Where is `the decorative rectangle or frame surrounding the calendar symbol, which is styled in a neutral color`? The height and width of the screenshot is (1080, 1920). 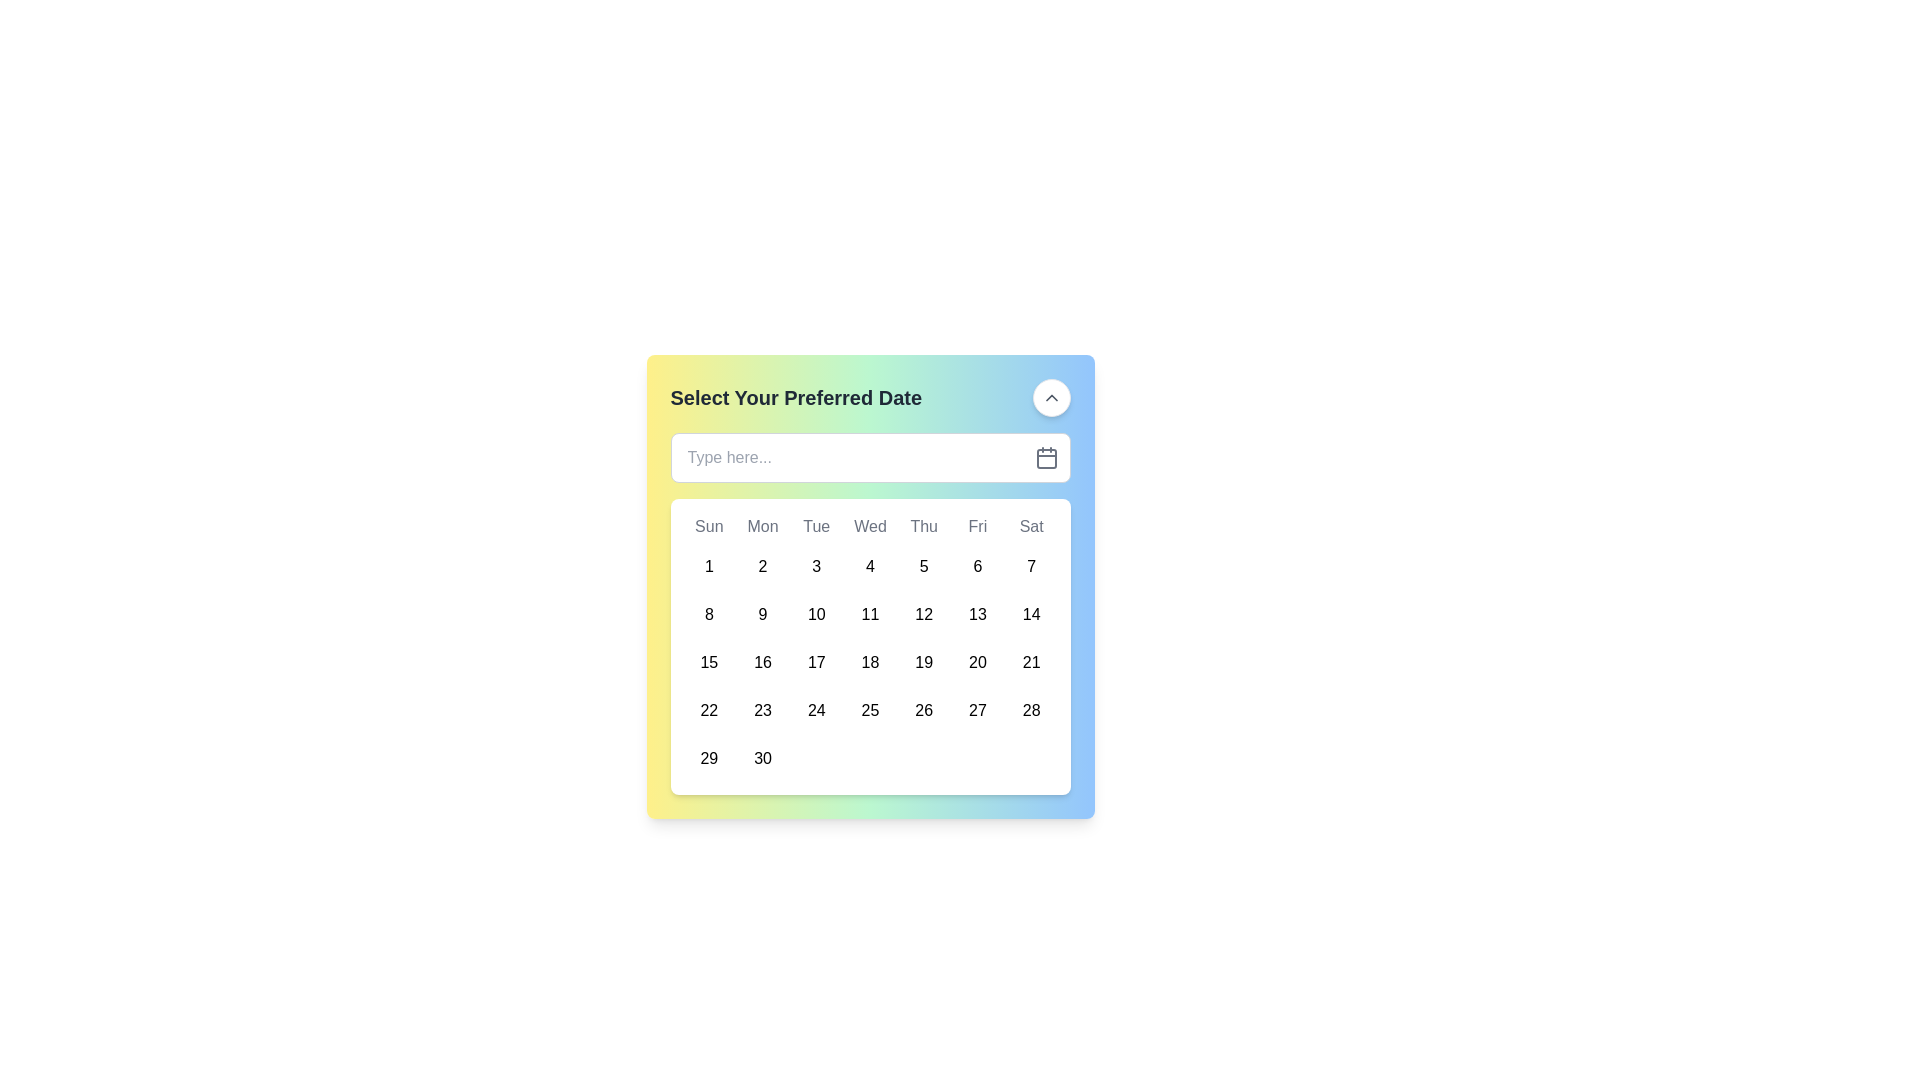
the decorative rectangle or frame surrounding the calendar symbol, which is styled in a neutral color is located at coordinates (1045, 459).